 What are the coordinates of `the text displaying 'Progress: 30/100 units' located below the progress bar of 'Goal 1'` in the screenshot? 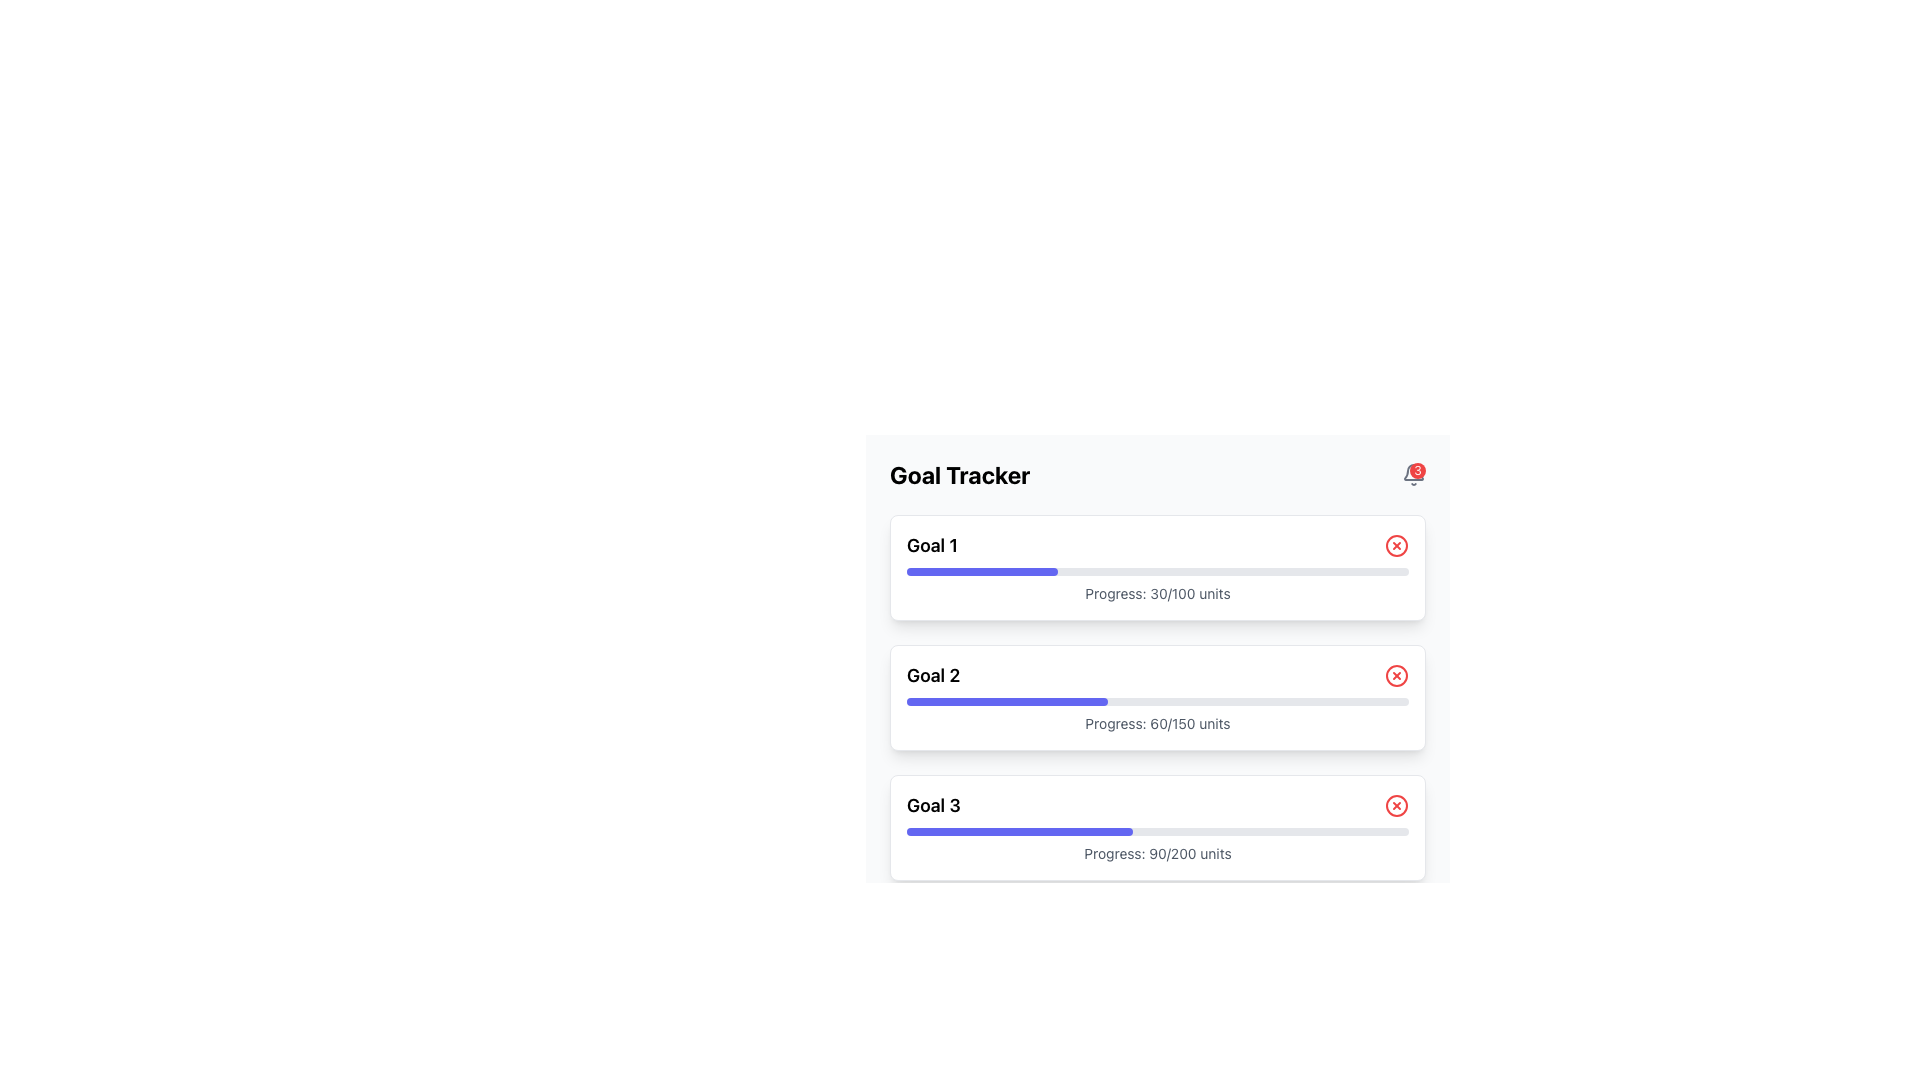 It's located at (1157, 593).